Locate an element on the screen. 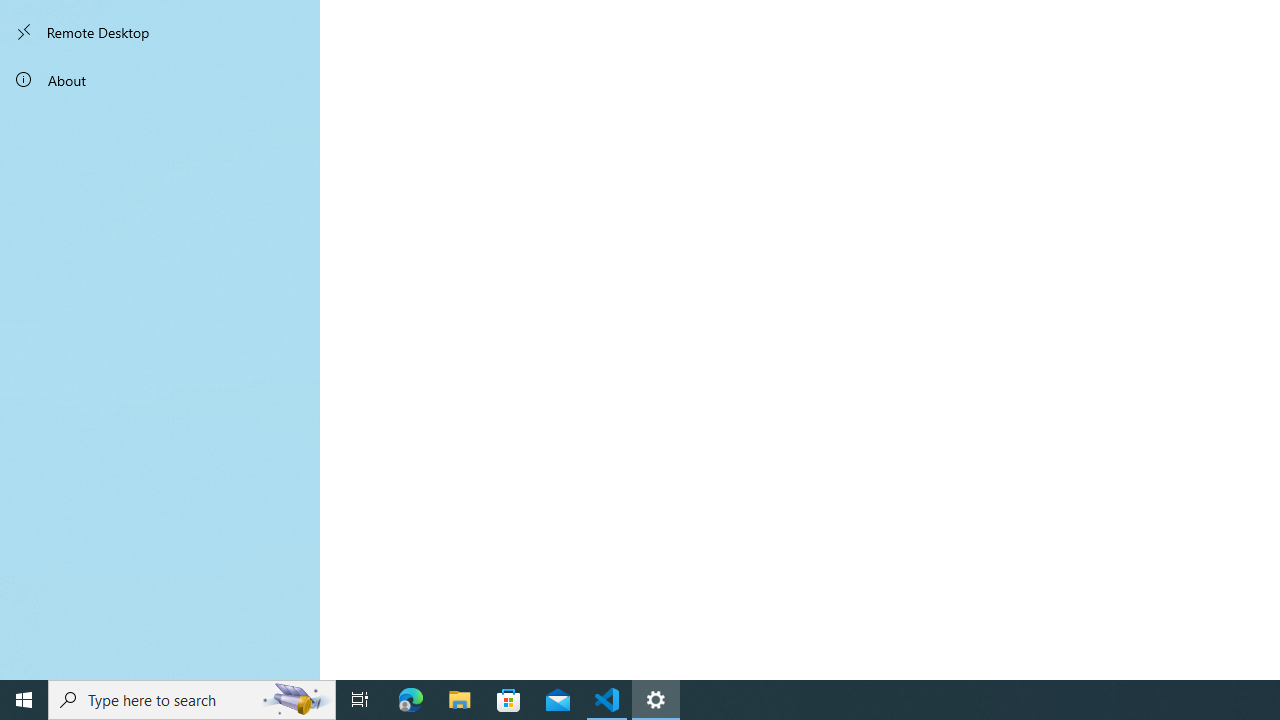 This screenshot has height=720, width=1280. 'Microsoft Edge' is located at coordinates (410, 698).